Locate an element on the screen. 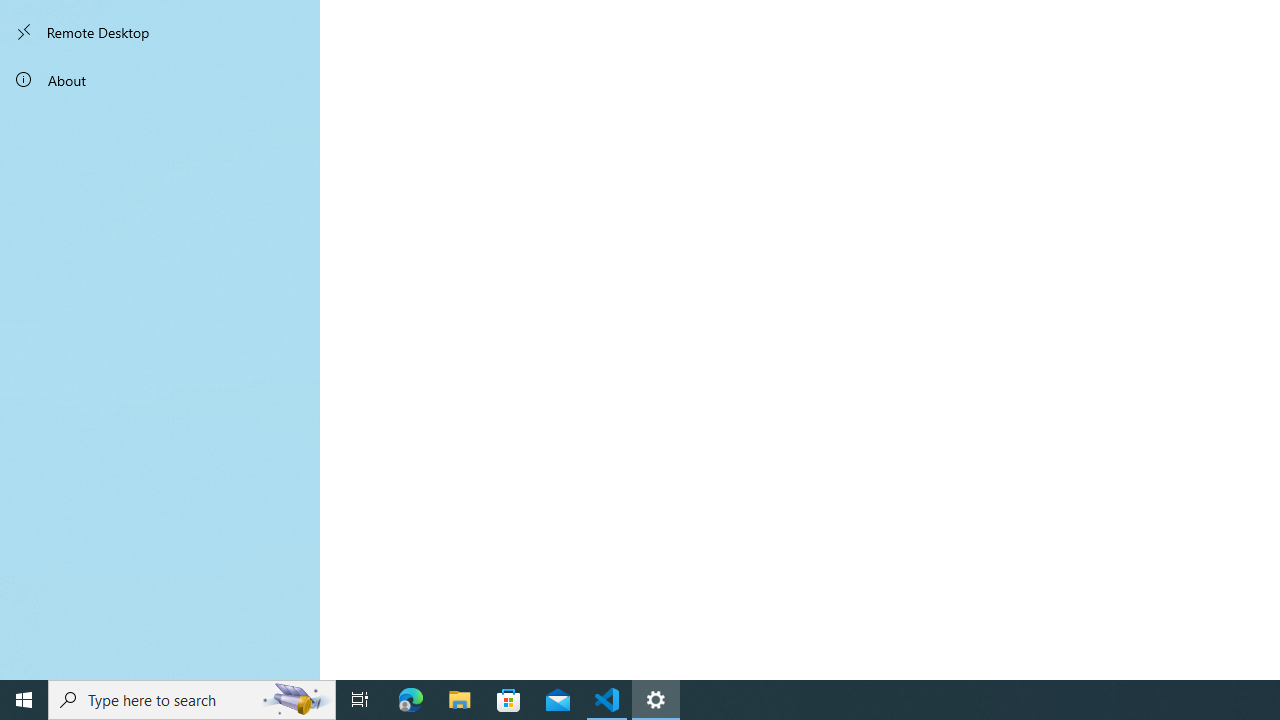 This screenshot has height=720, width=1280. 'Microsoft Edge' is located at coordinates (410, 698).